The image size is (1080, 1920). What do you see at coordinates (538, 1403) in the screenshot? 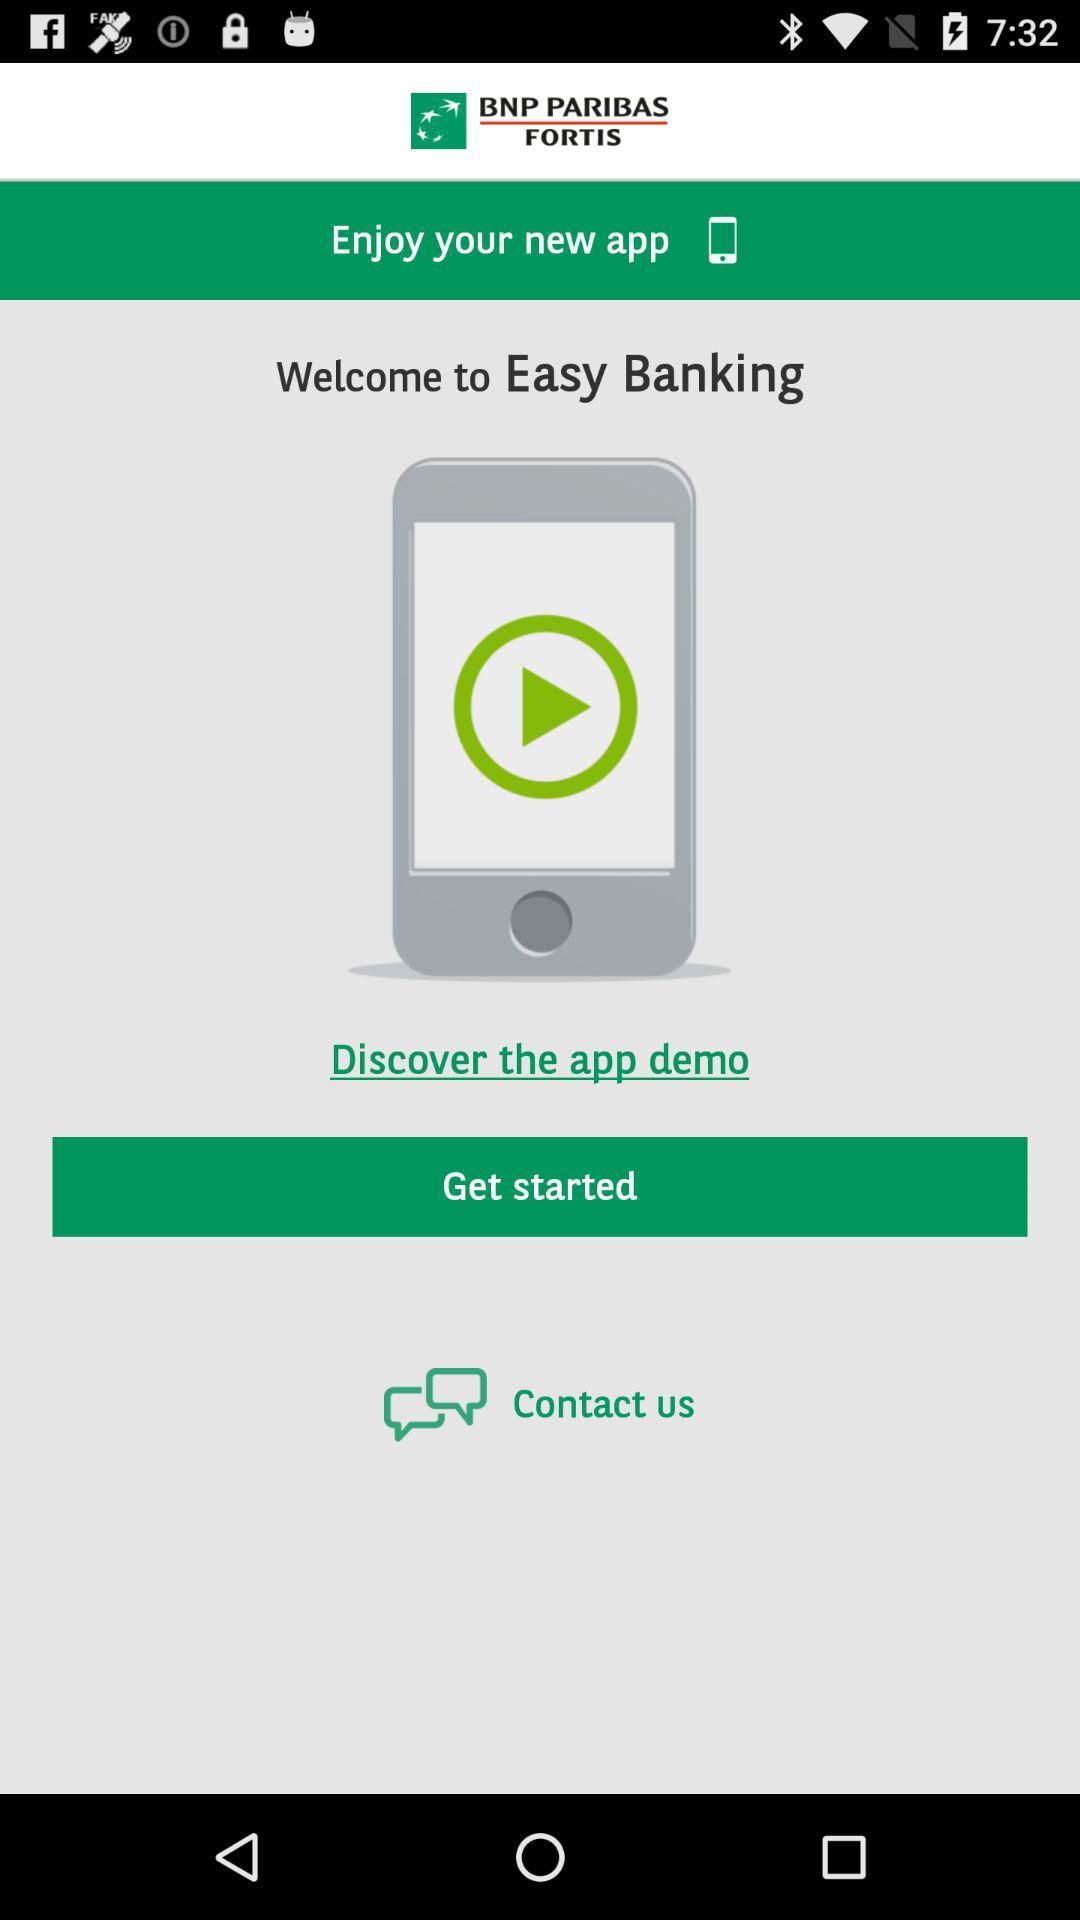
I see `contact us icon` at bounding box center [538, 1403].